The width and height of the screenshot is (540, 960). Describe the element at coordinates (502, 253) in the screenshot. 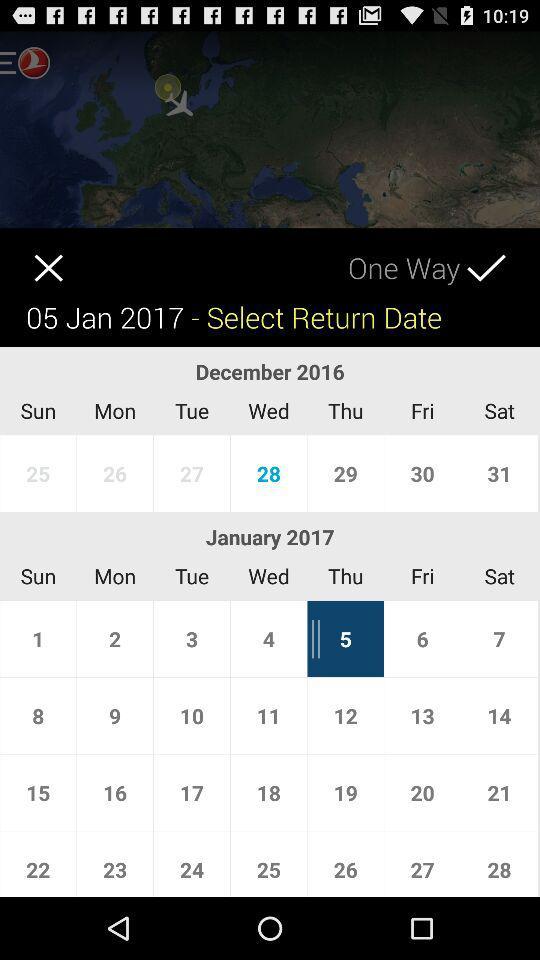

I see `ok` at that location.